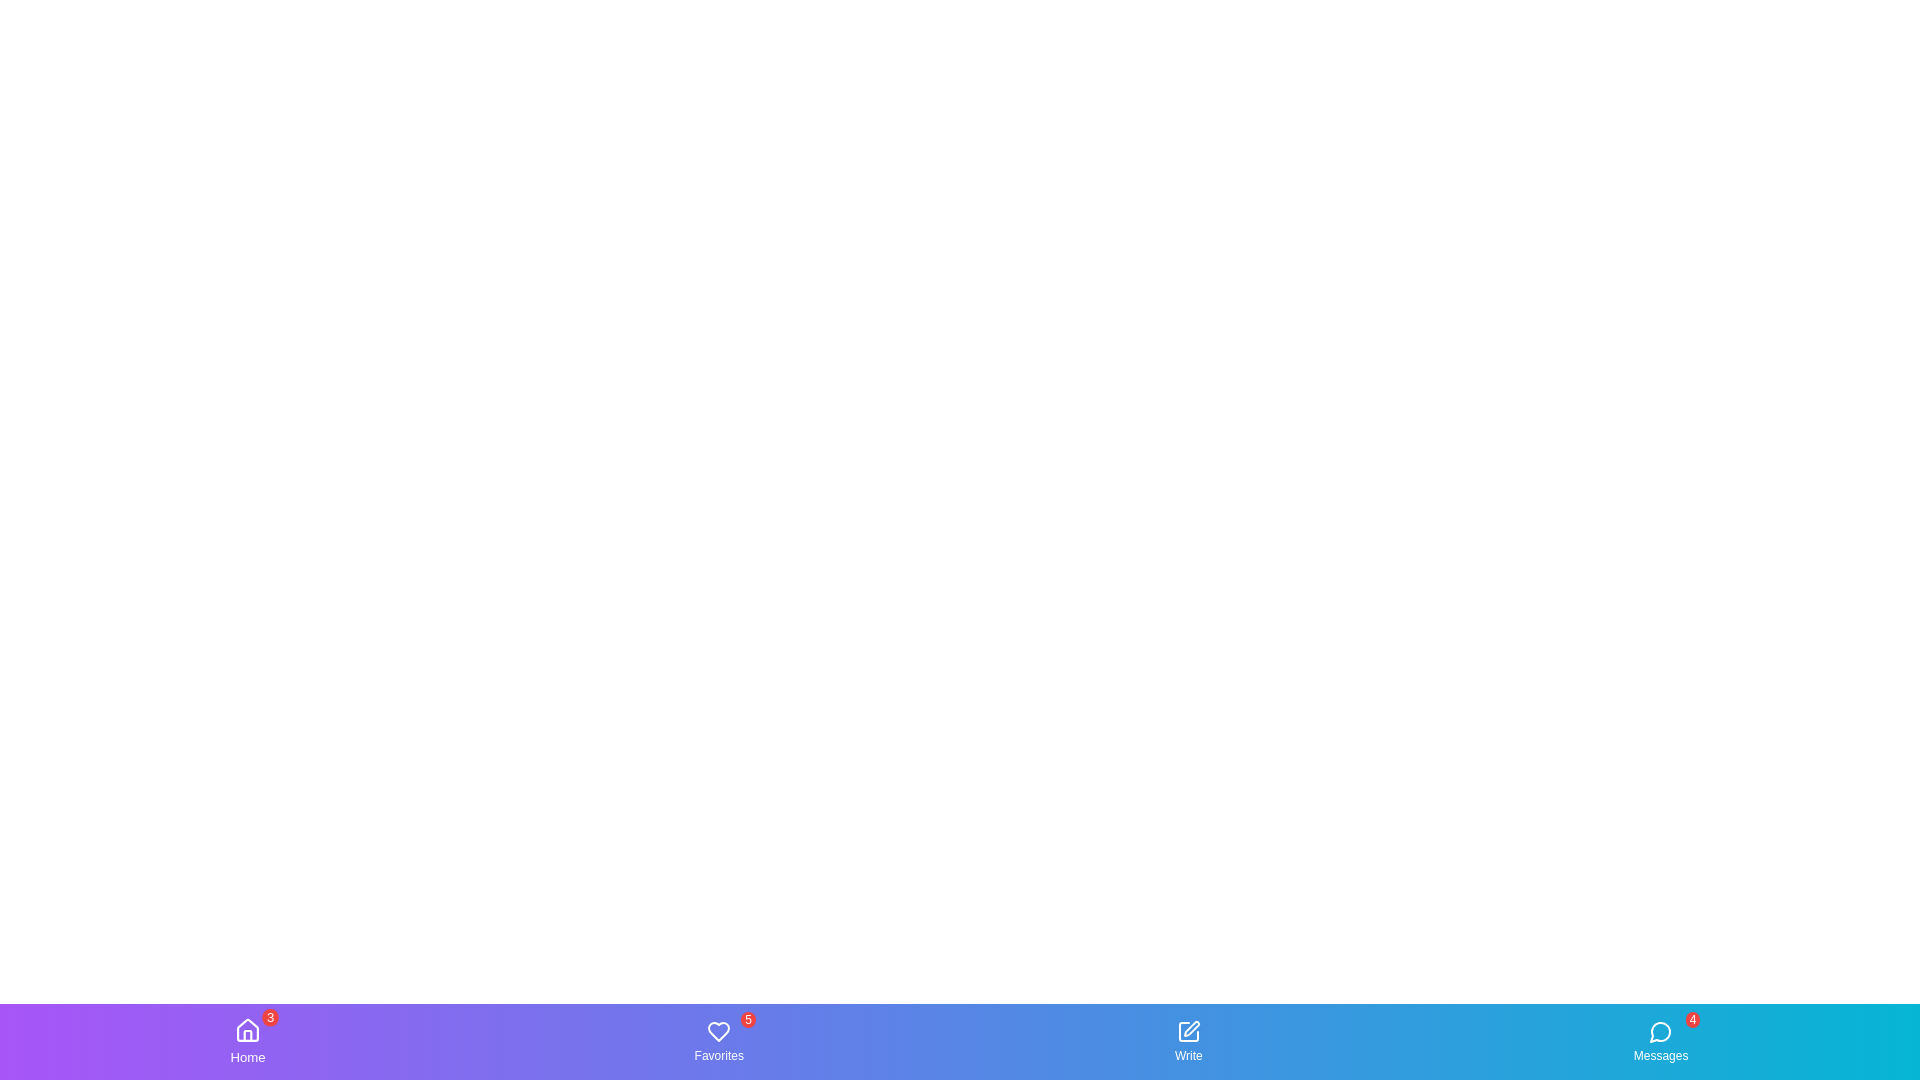  I want to click on the Favorites tab by clicking on its icon or label, so click(719, 1040).